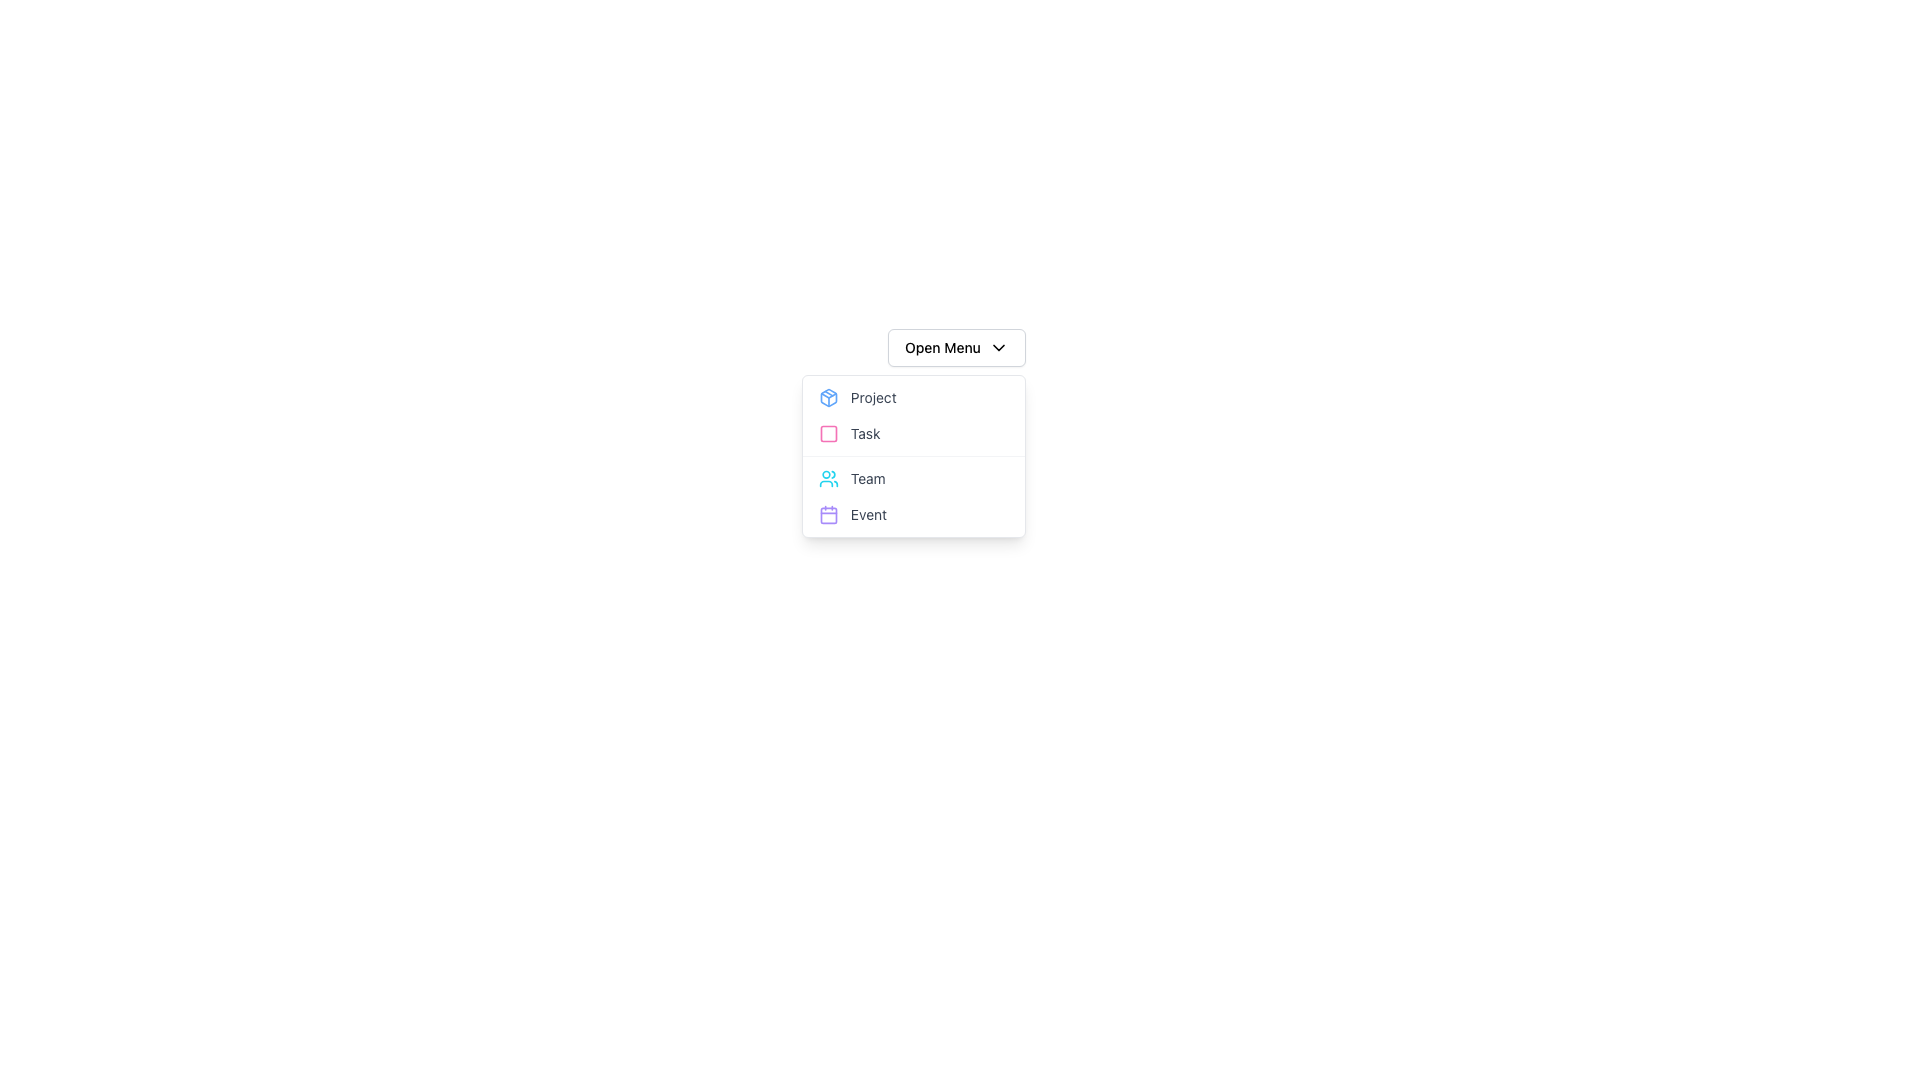  What do you see at coordinates (828, 433) in the screenshot?
I see `the first graphical icon inside the 'Task' row of the dropdown menu, which is a square icon with a pink border and a dot inside` at bounding box center [828, 433].